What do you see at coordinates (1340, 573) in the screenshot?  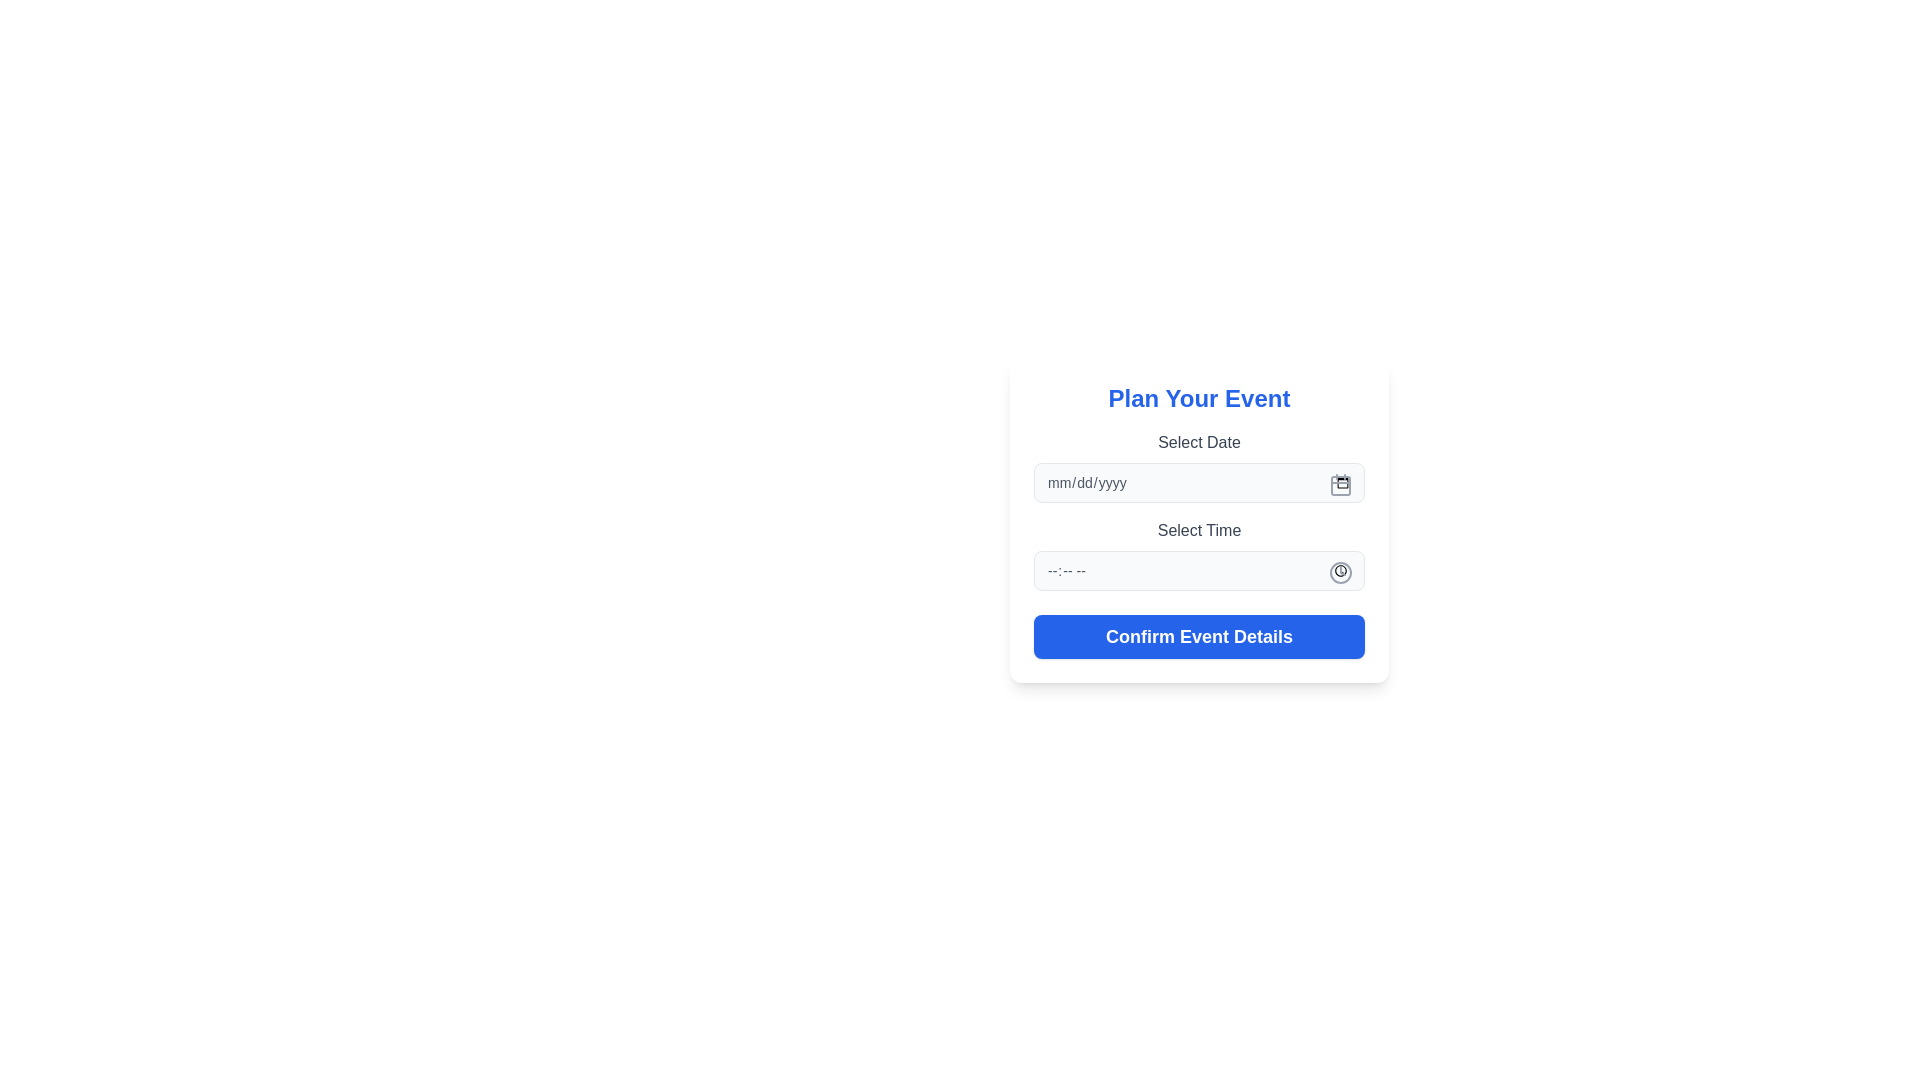 I see `the time selection indicator icon located at the far right inside the time selection input field, which serves as a visual guide for entering time-related data` at bounding box center [1340, 573].